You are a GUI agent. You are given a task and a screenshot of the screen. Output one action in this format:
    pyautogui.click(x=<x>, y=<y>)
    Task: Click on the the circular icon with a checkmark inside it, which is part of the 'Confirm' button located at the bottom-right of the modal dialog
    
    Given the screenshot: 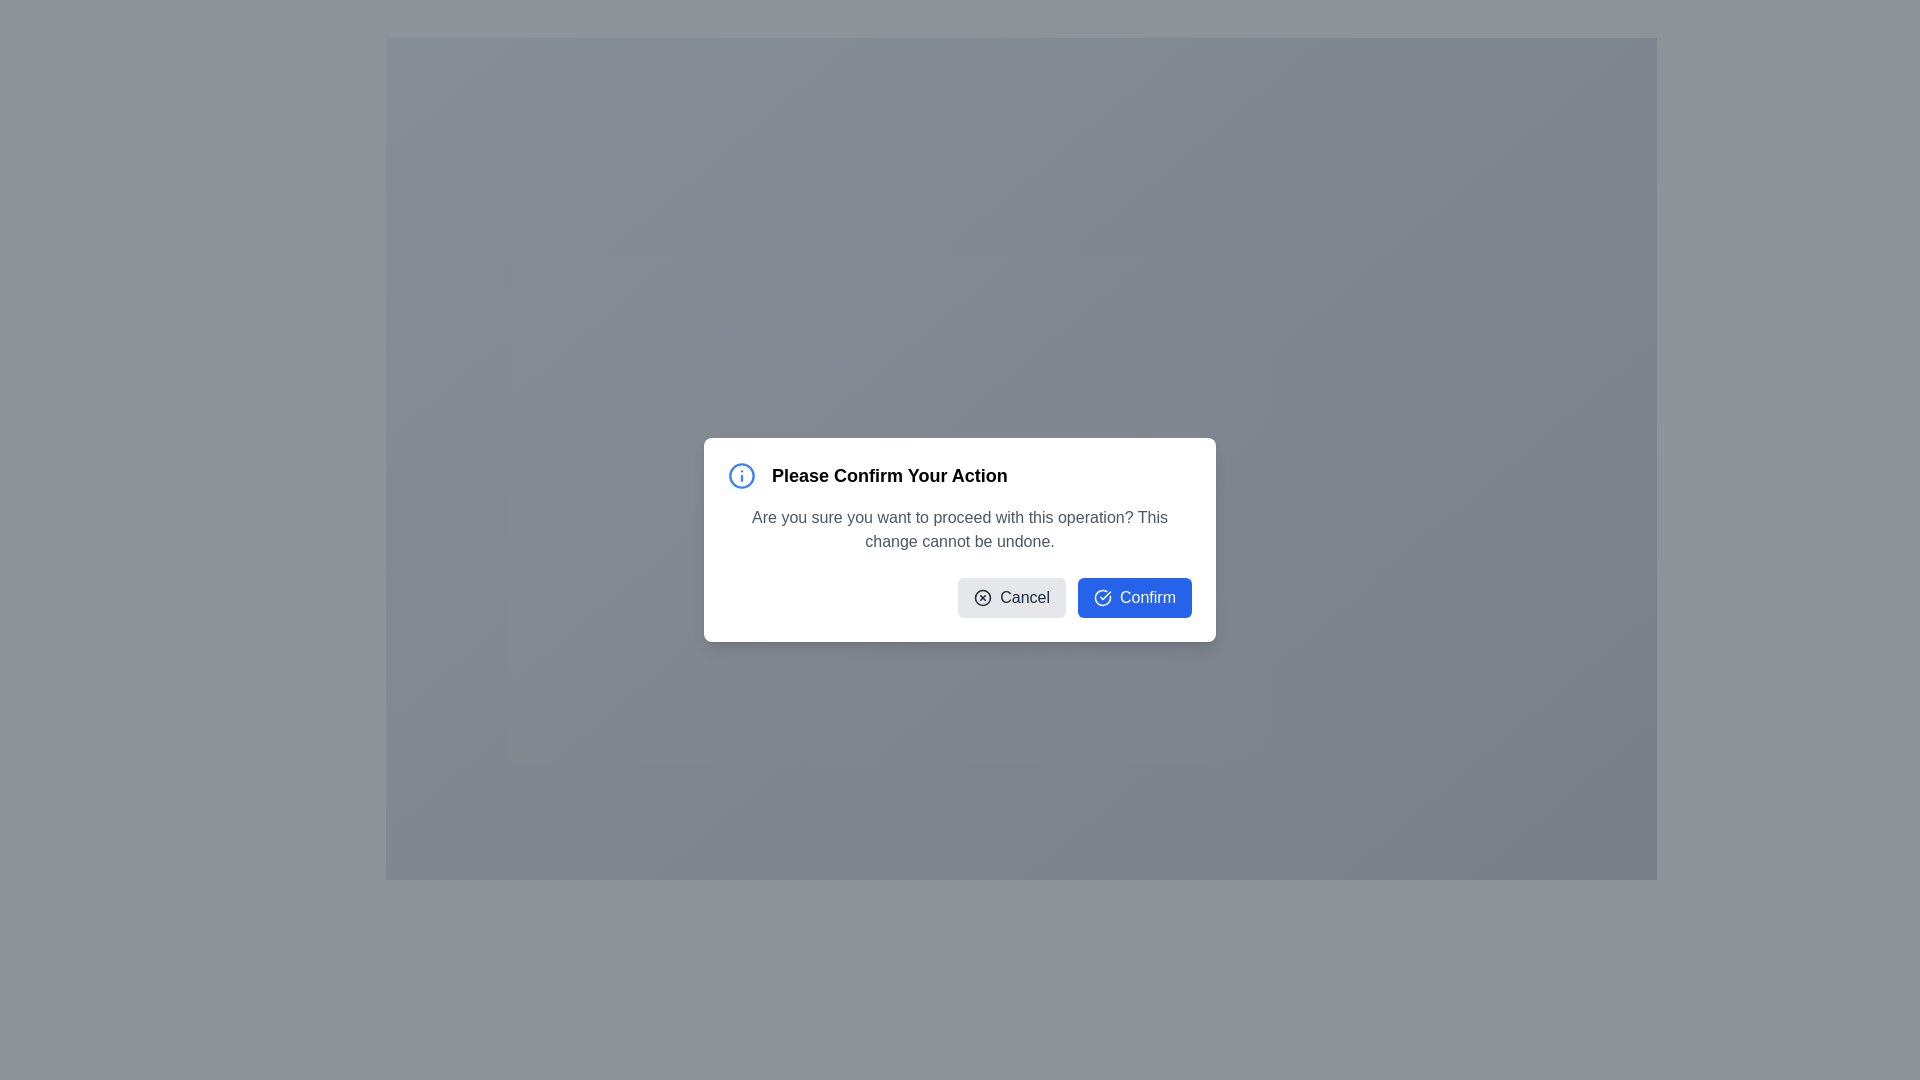 What is the action you would take?
    pyautogui.click(x=1102, y=596)
    